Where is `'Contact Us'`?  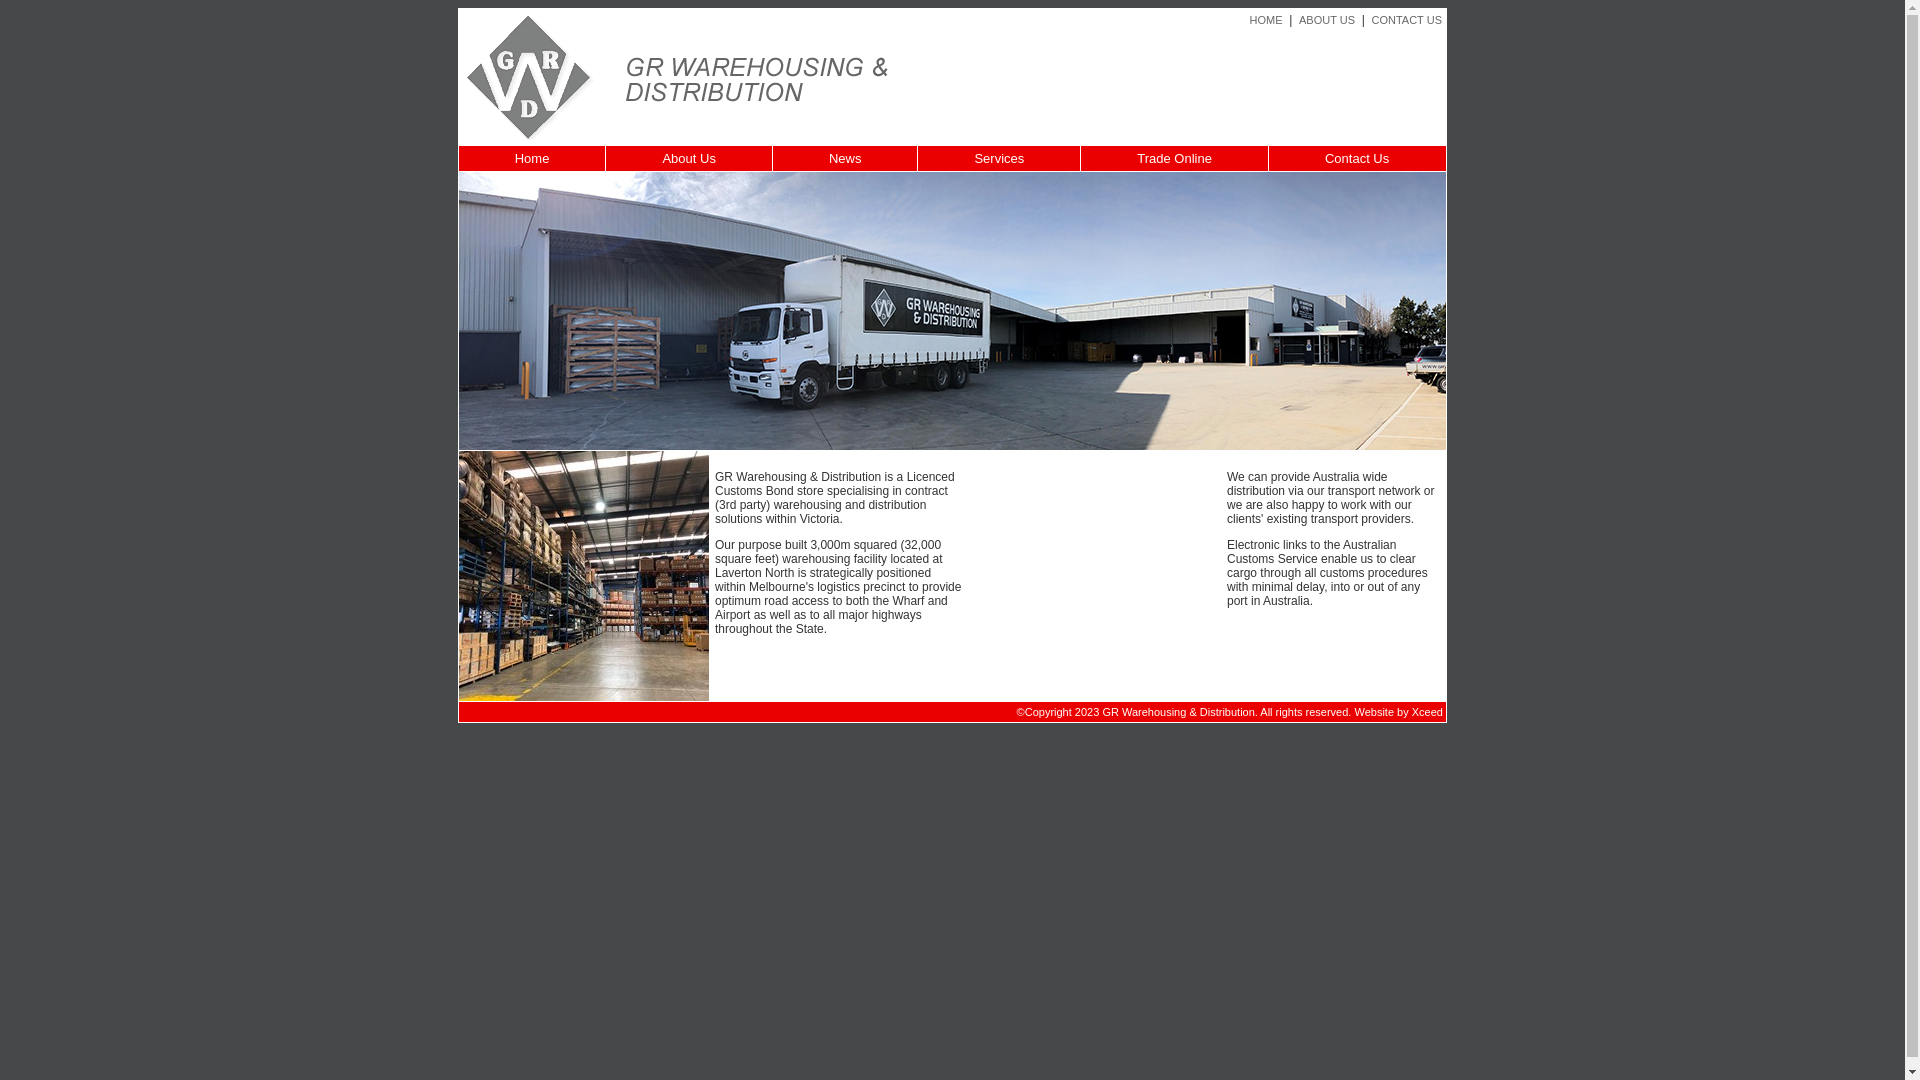
'Contact Us' is located at coordinates (1357, 157).